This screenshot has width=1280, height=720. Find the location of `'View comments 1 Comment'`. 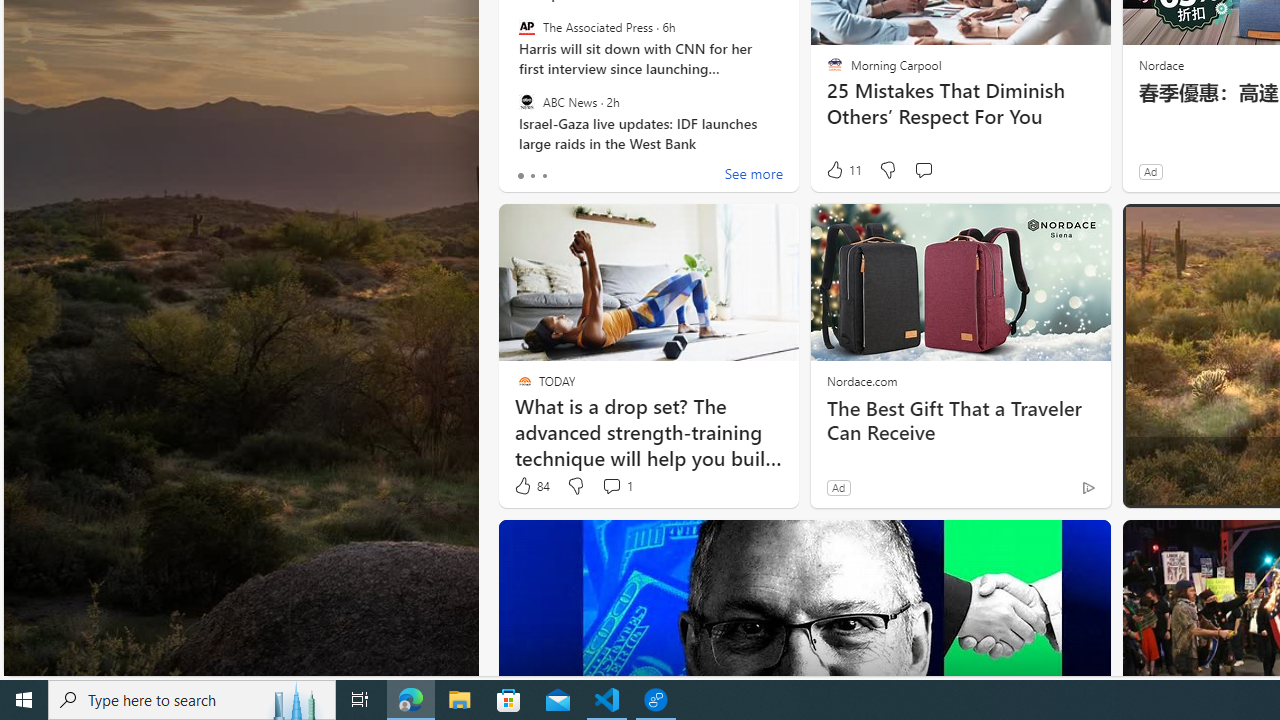

'View comments 1 Comment' is located at coordinates (610, 486).